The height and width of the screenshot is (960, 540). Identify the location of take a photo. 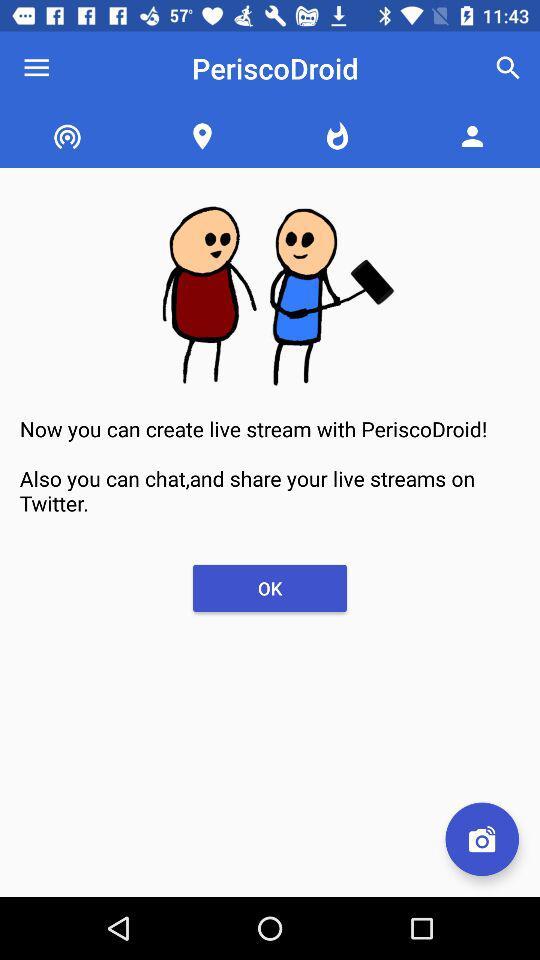
(481, 839).